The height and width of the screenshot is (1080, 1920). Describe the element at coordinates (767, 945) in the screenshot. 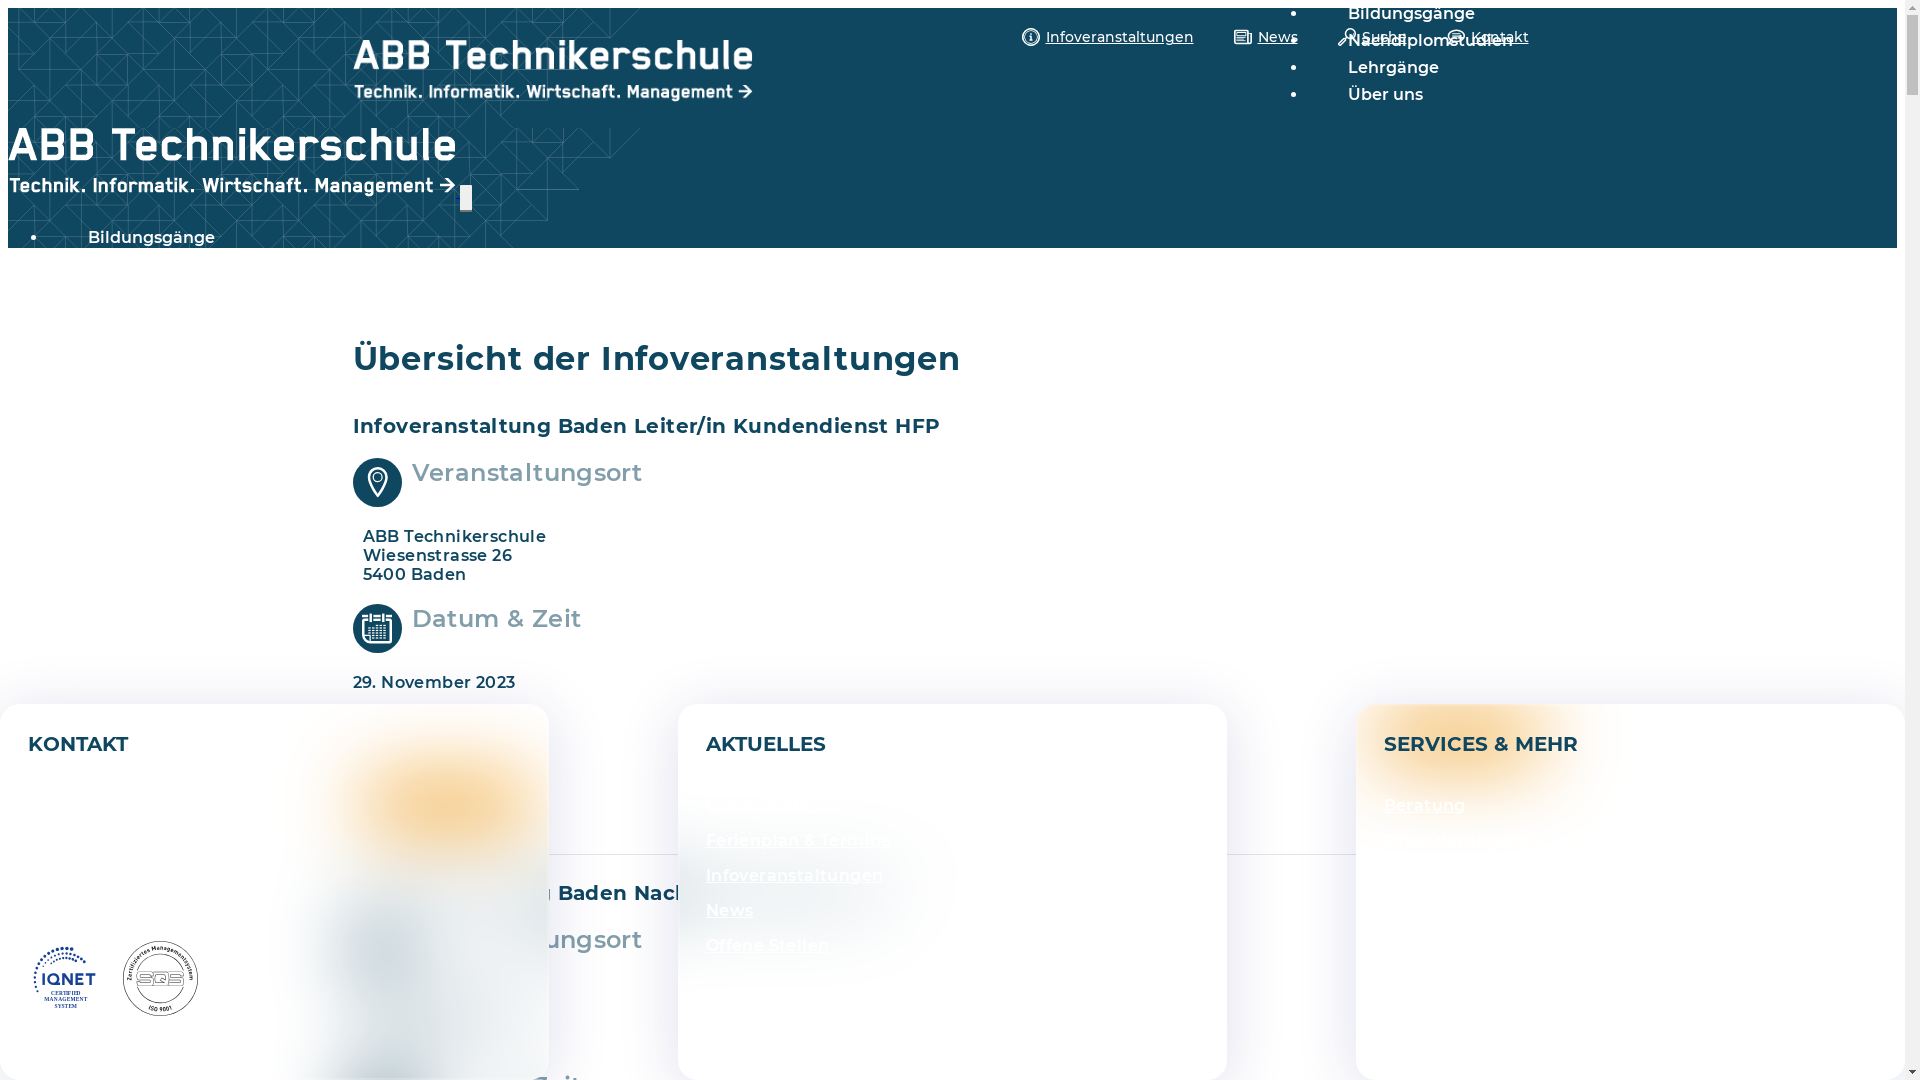

I see `'Offene Stellen'` at that location.